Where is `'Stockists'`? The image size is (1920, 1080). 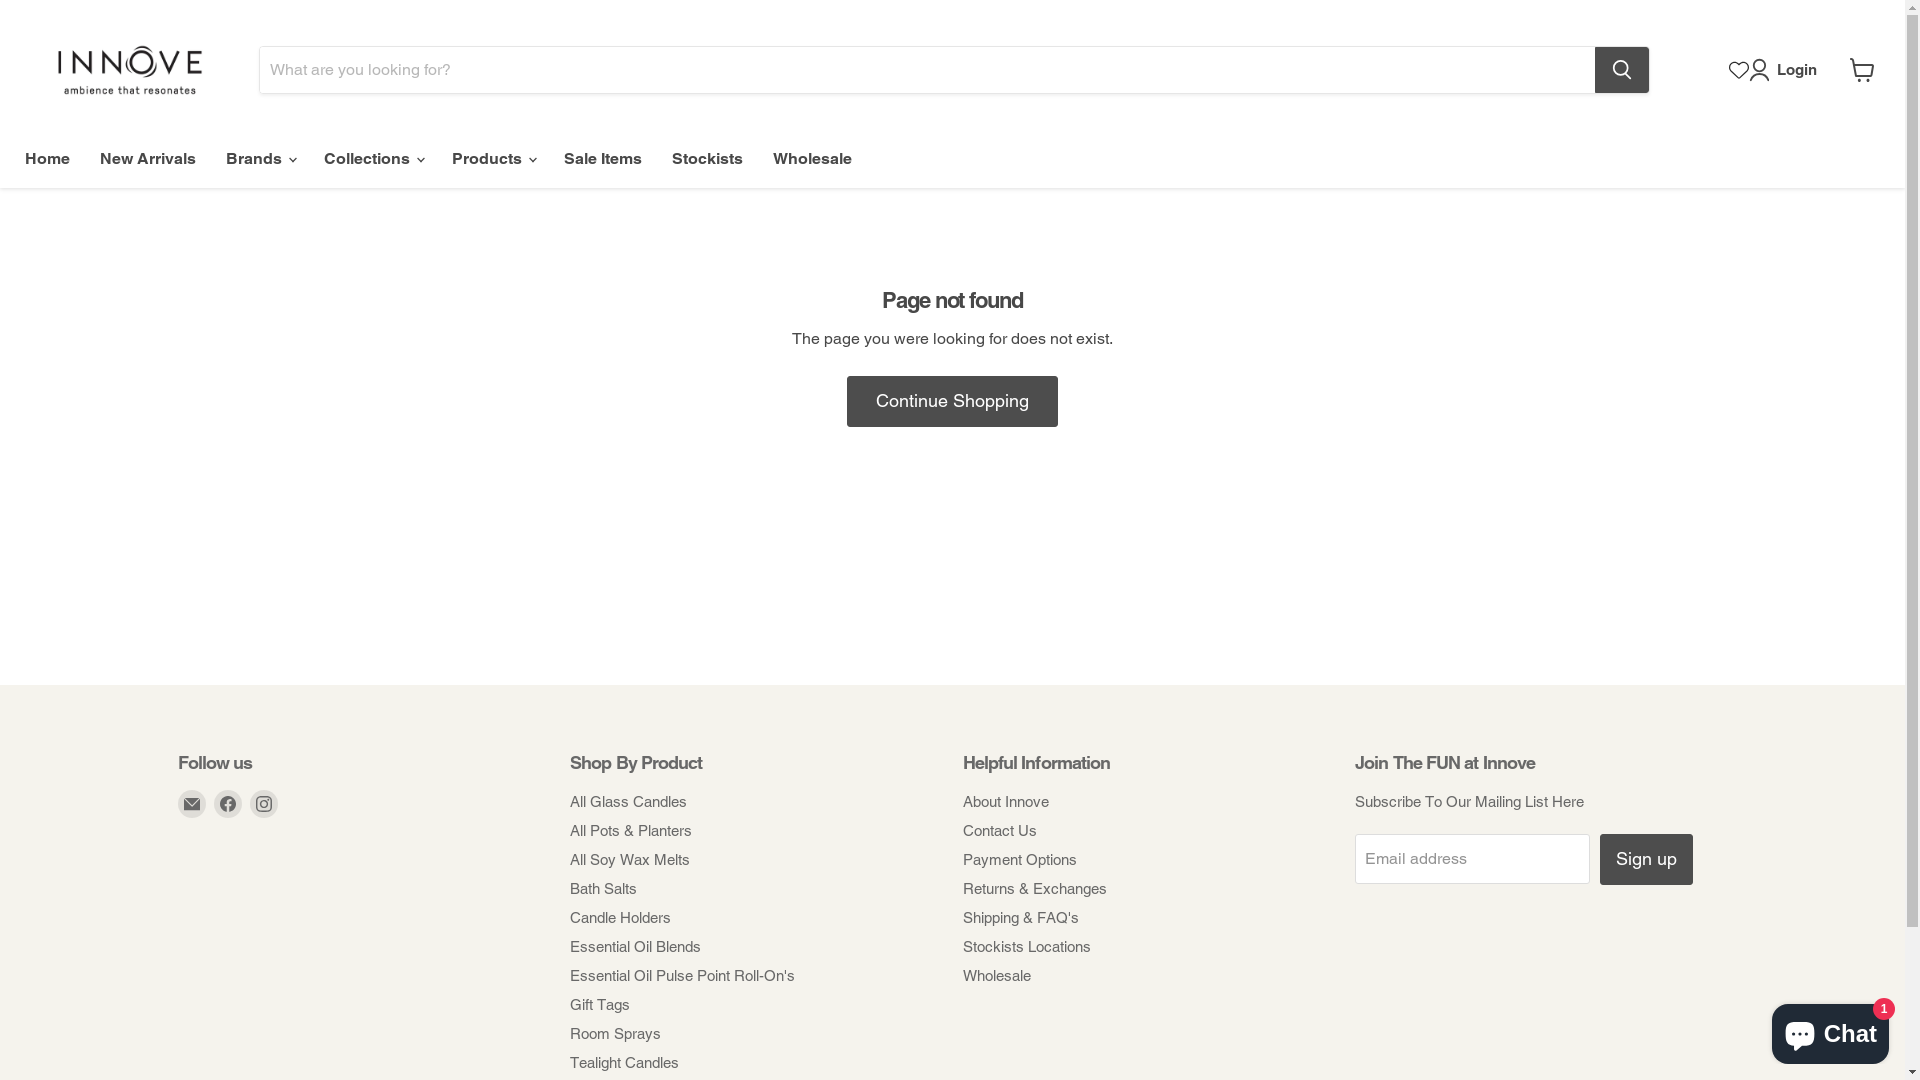 'Stockists' is located at coordinates (707, 157).